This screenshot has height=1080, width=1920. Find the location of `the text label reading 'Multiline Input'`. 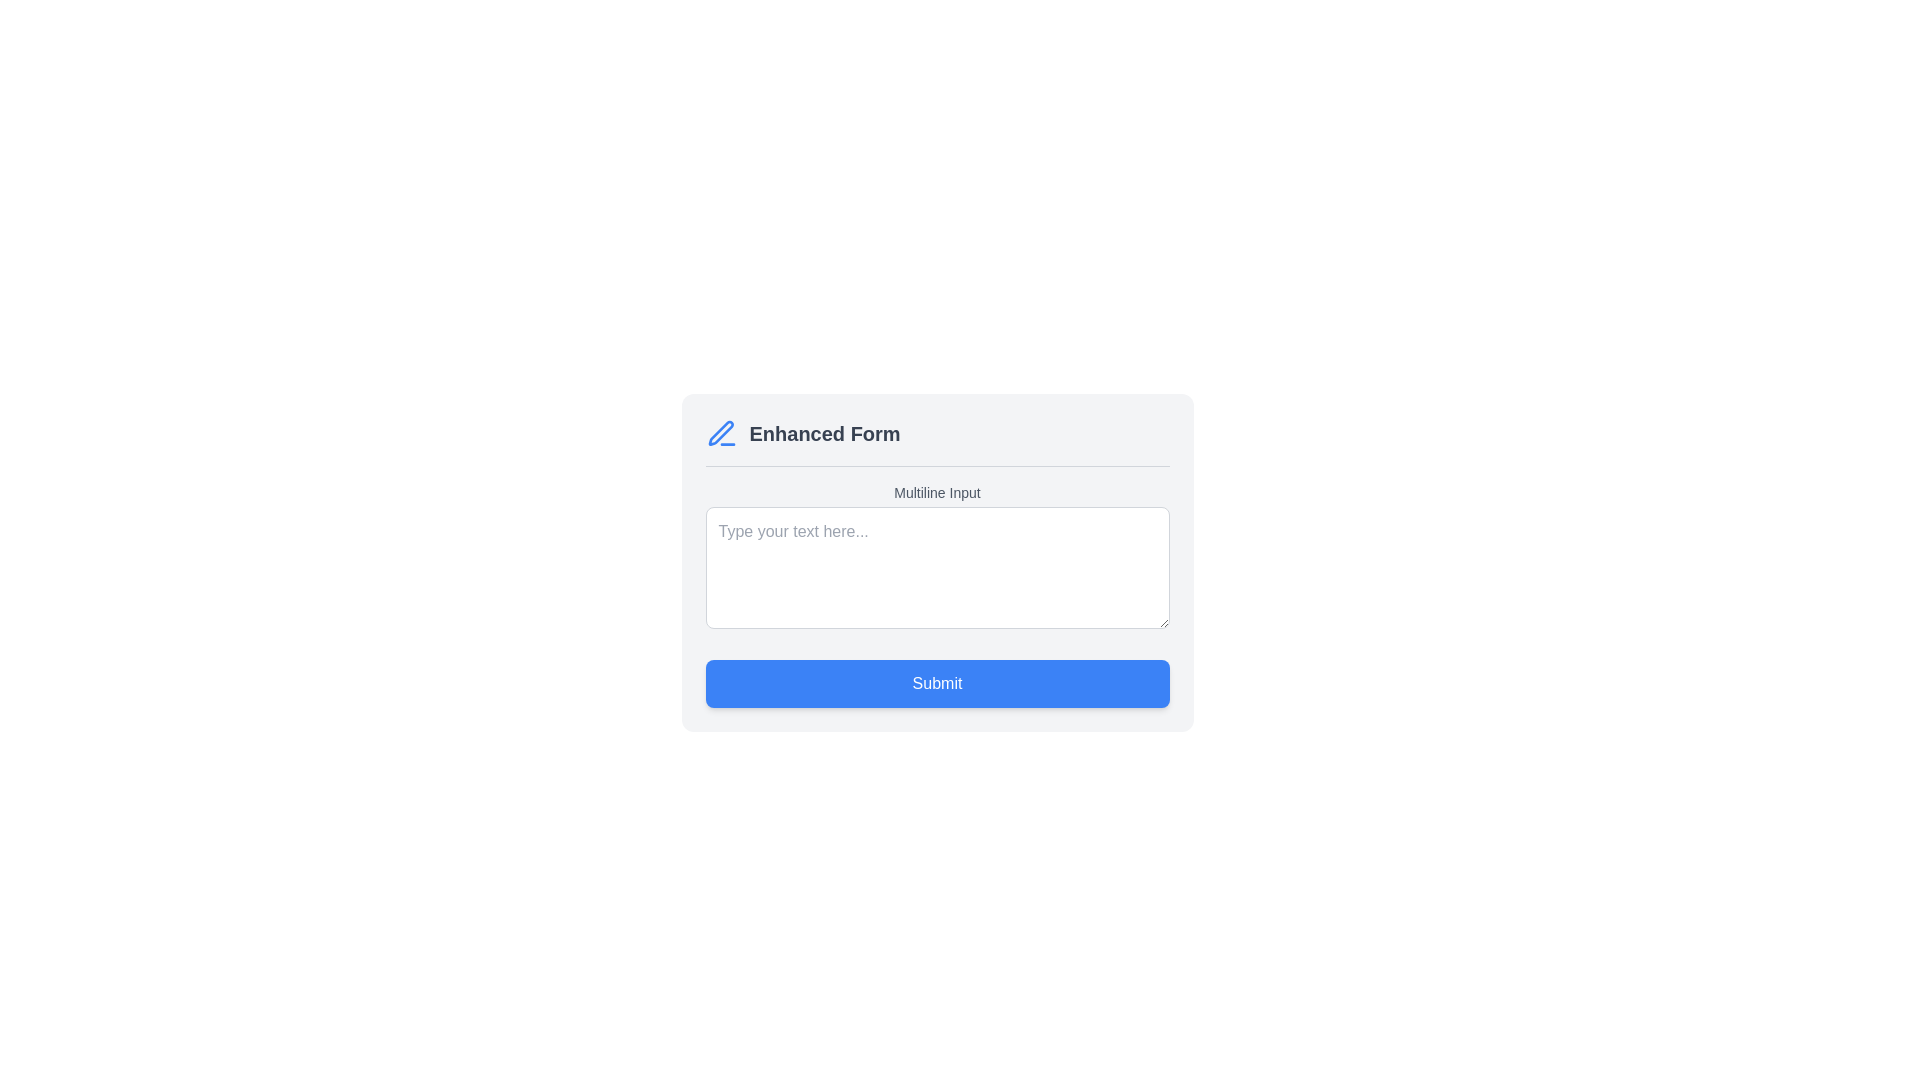

the text label reading 'Multiline Input' is located at coordinates (936, 493).